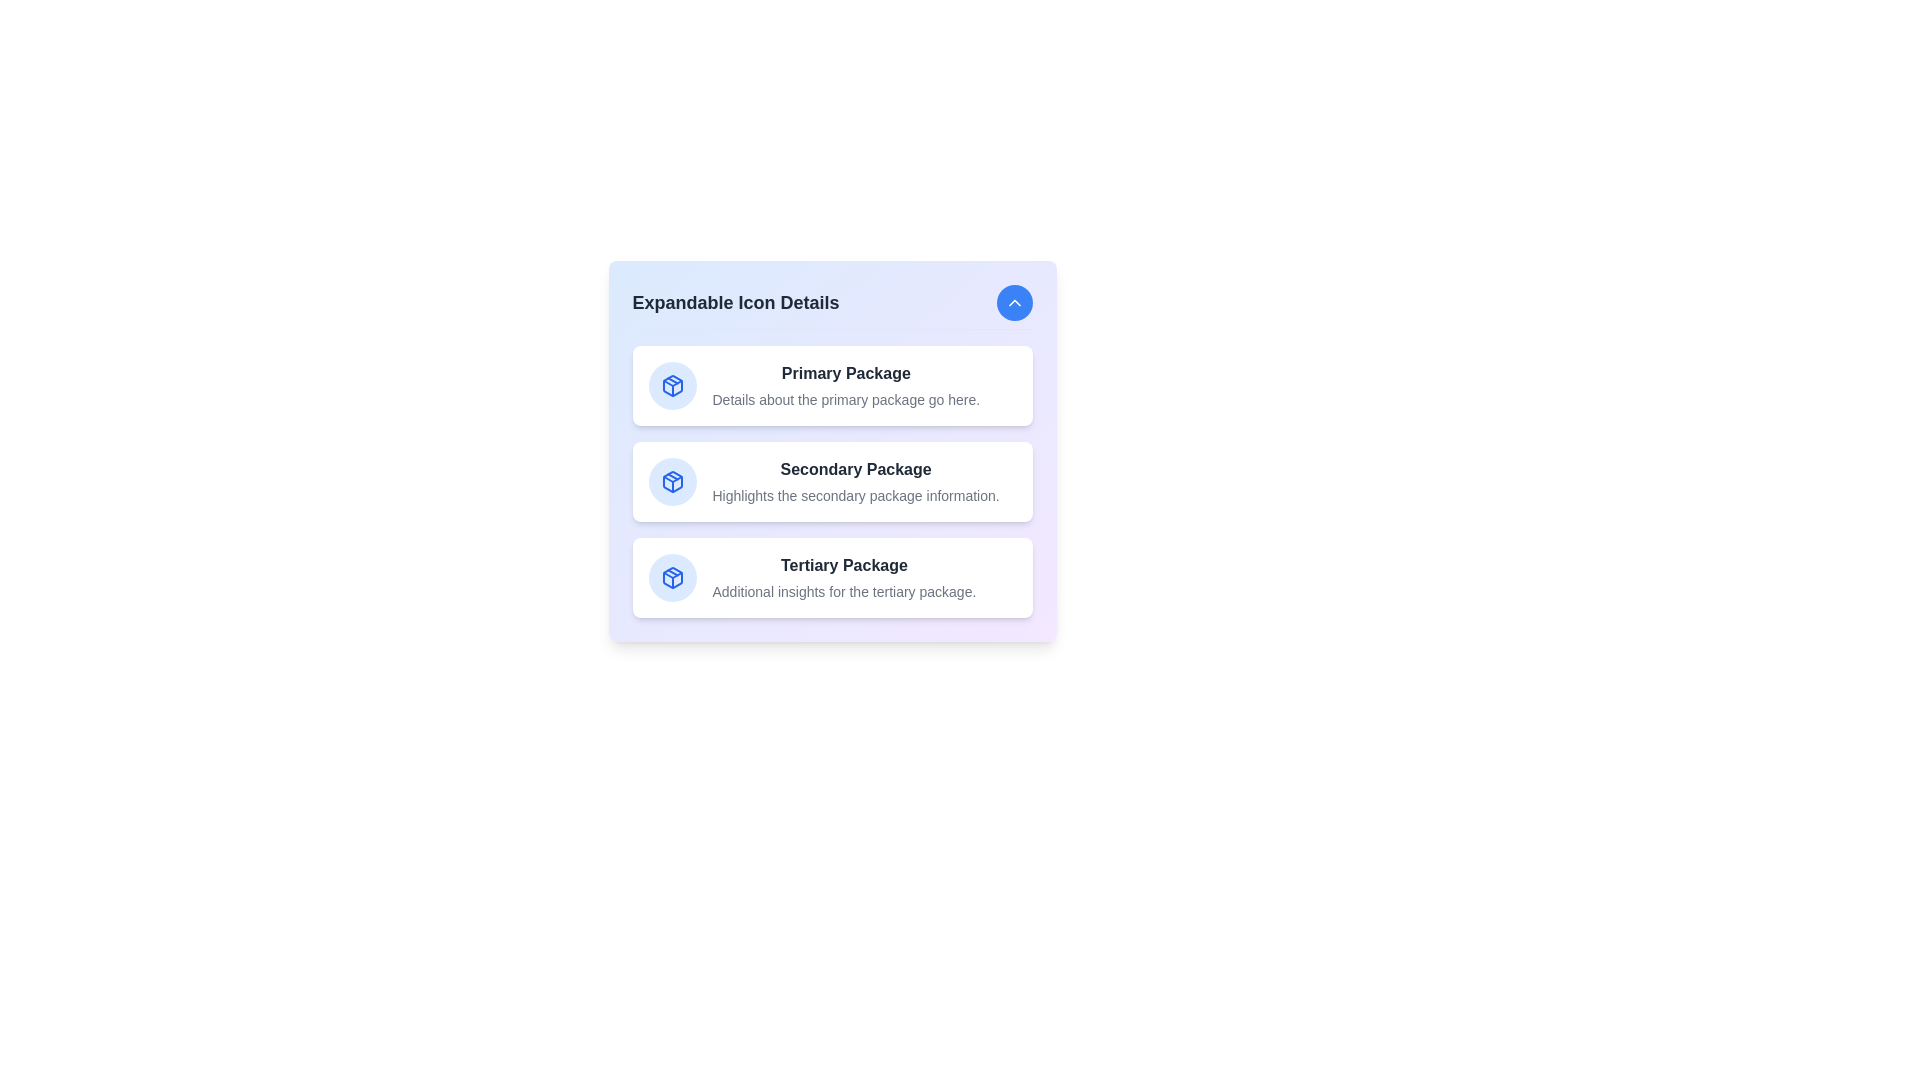 The height and width of the screenshot is (1080, 1920). Describe the element at coordinates (856, 495) in the screenshot. I see `the text label that reads 'Highlights the secondary package information.' located beneath the 'Secondary Package' header` at that location.